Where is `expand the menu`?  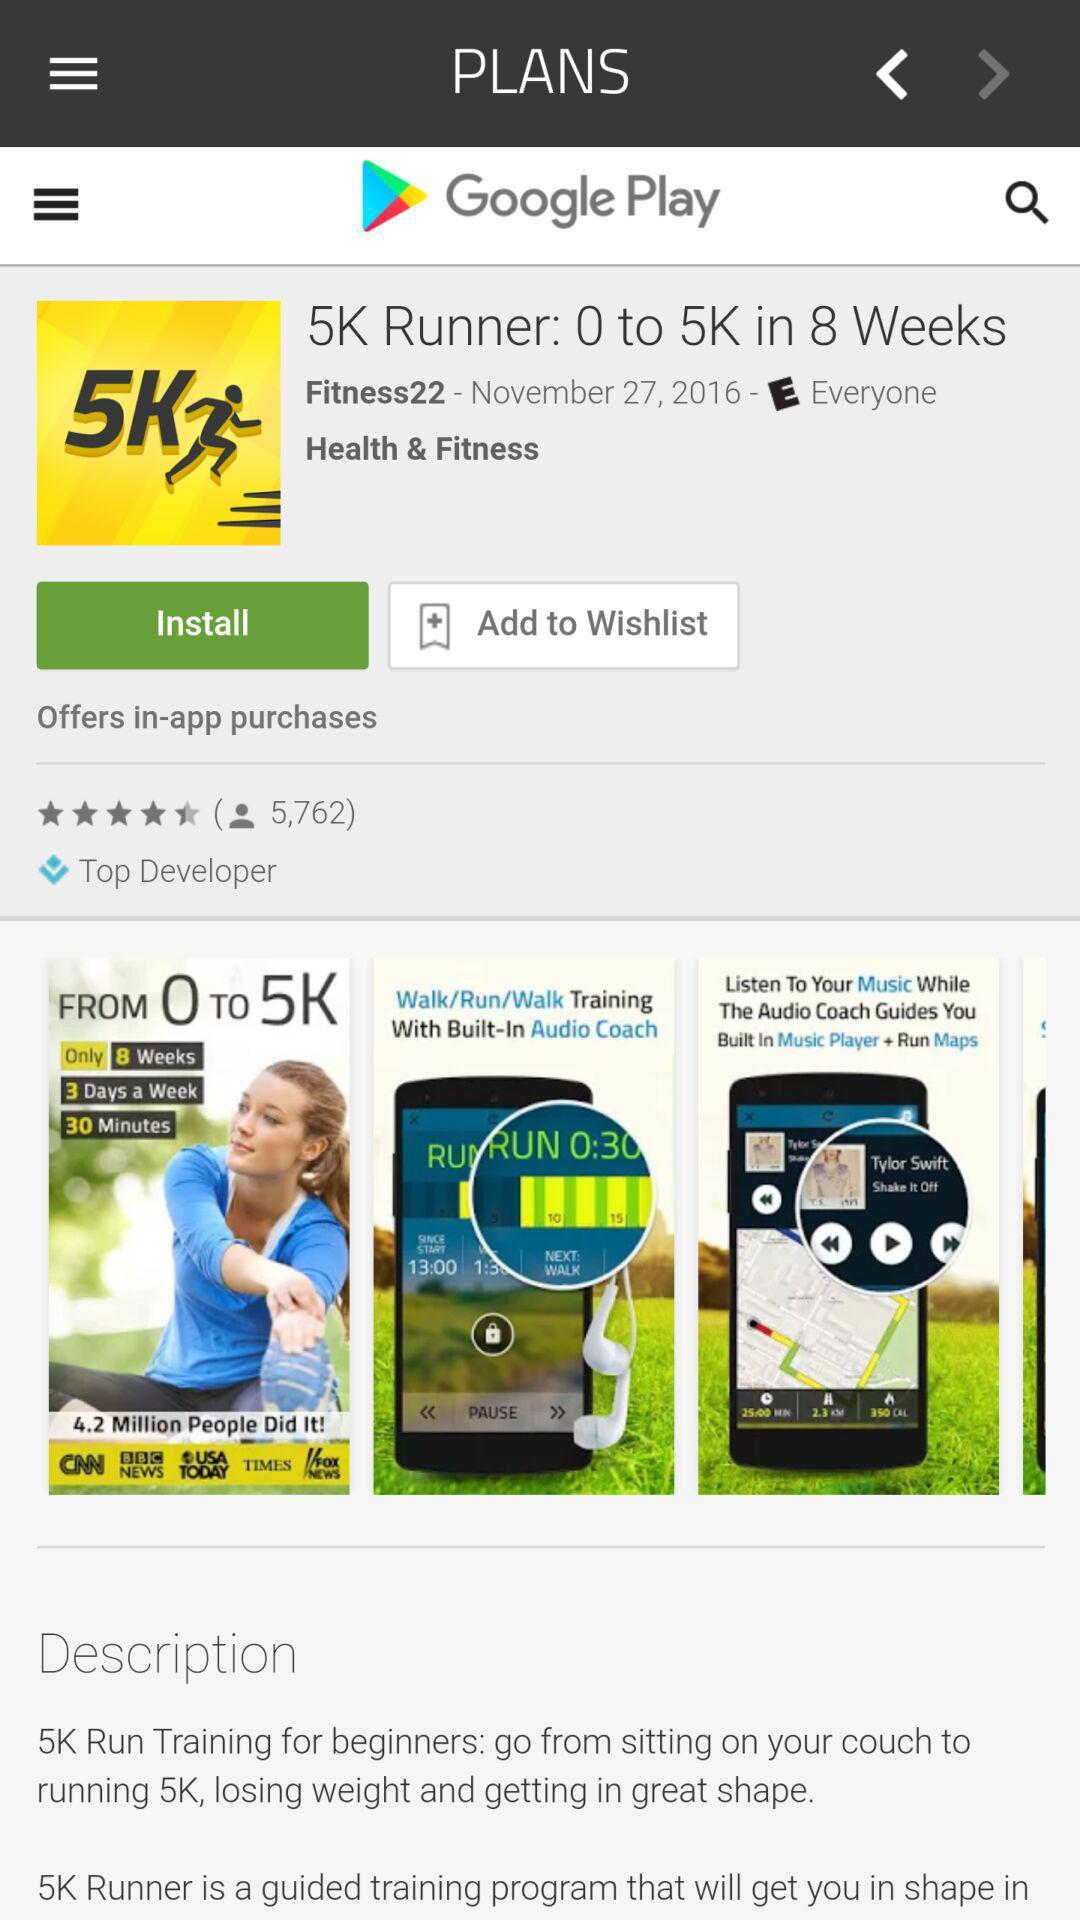 expand the menu is located at coordinates (80, 73).